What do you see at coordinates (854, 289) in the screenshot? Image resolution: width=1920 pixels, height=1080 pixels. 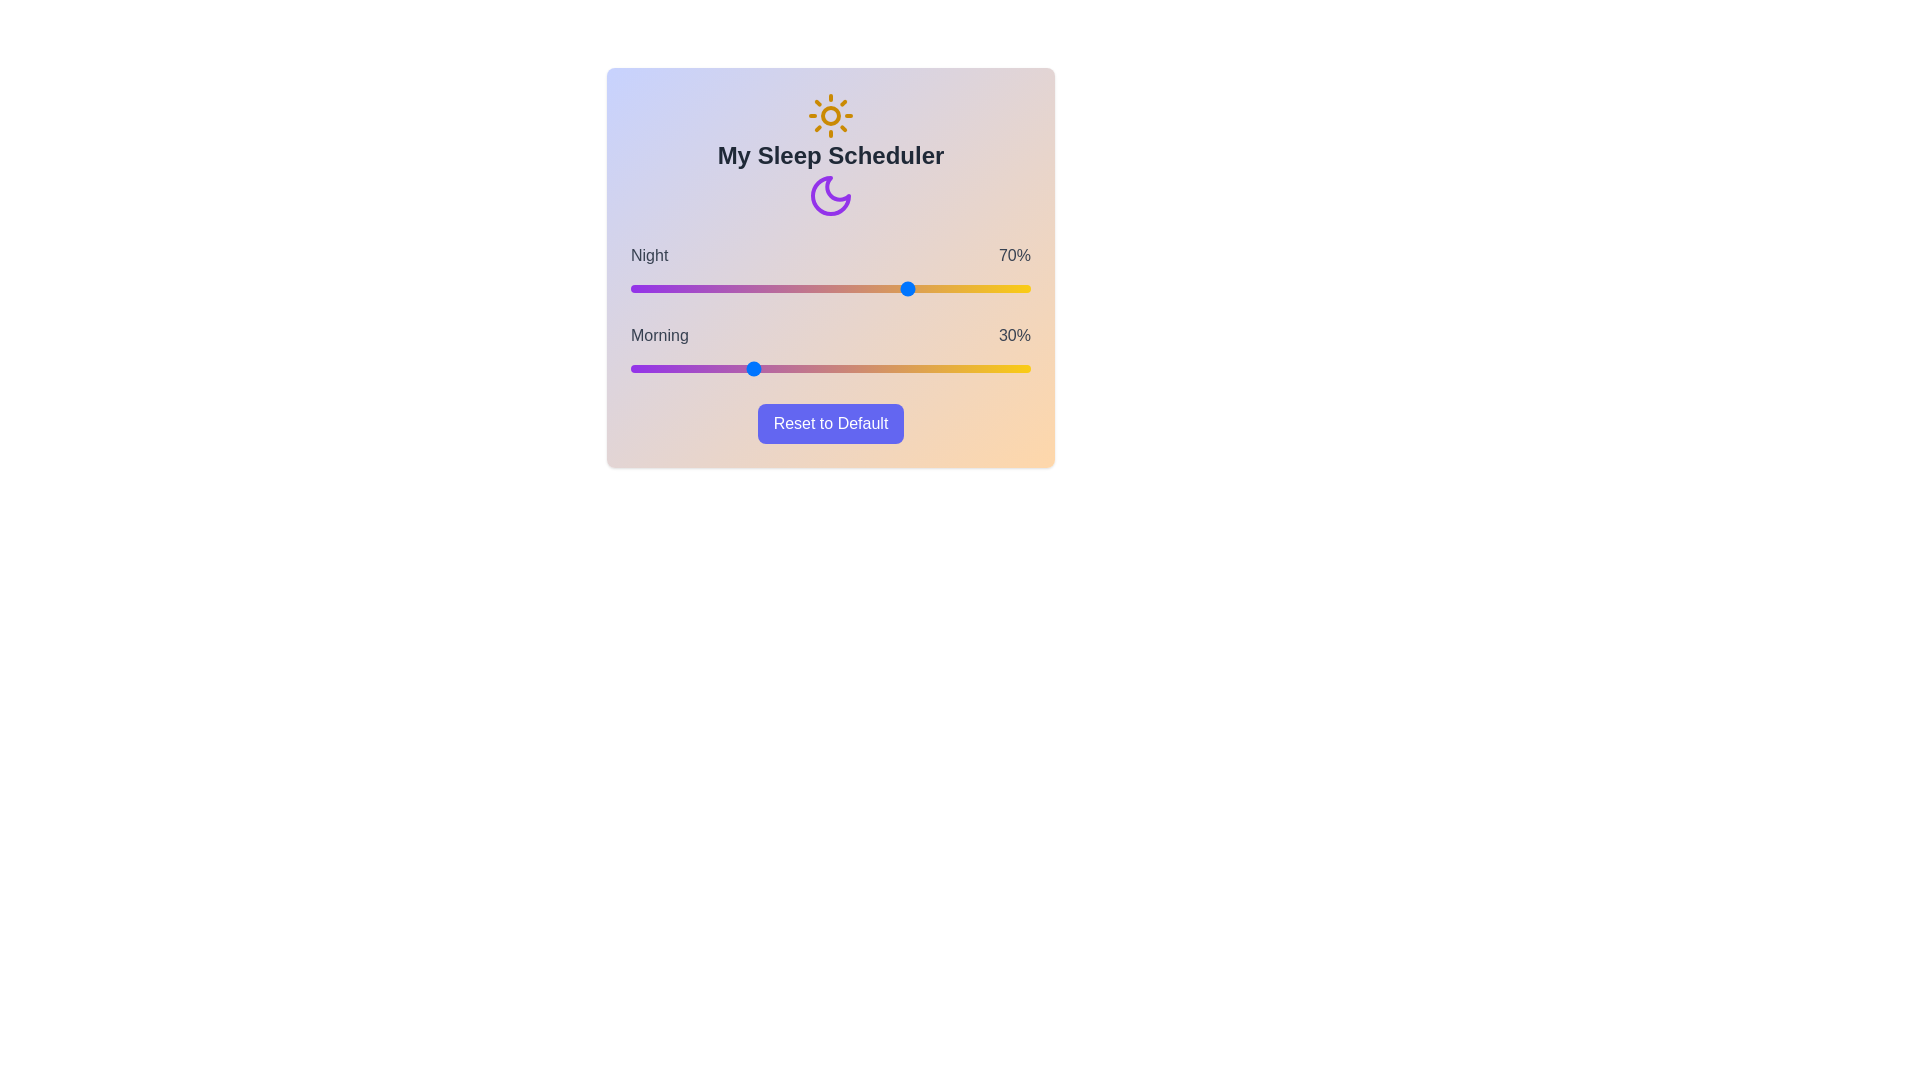 I see `the 'Night' slider to 56%` at bounding box center [854, 289].